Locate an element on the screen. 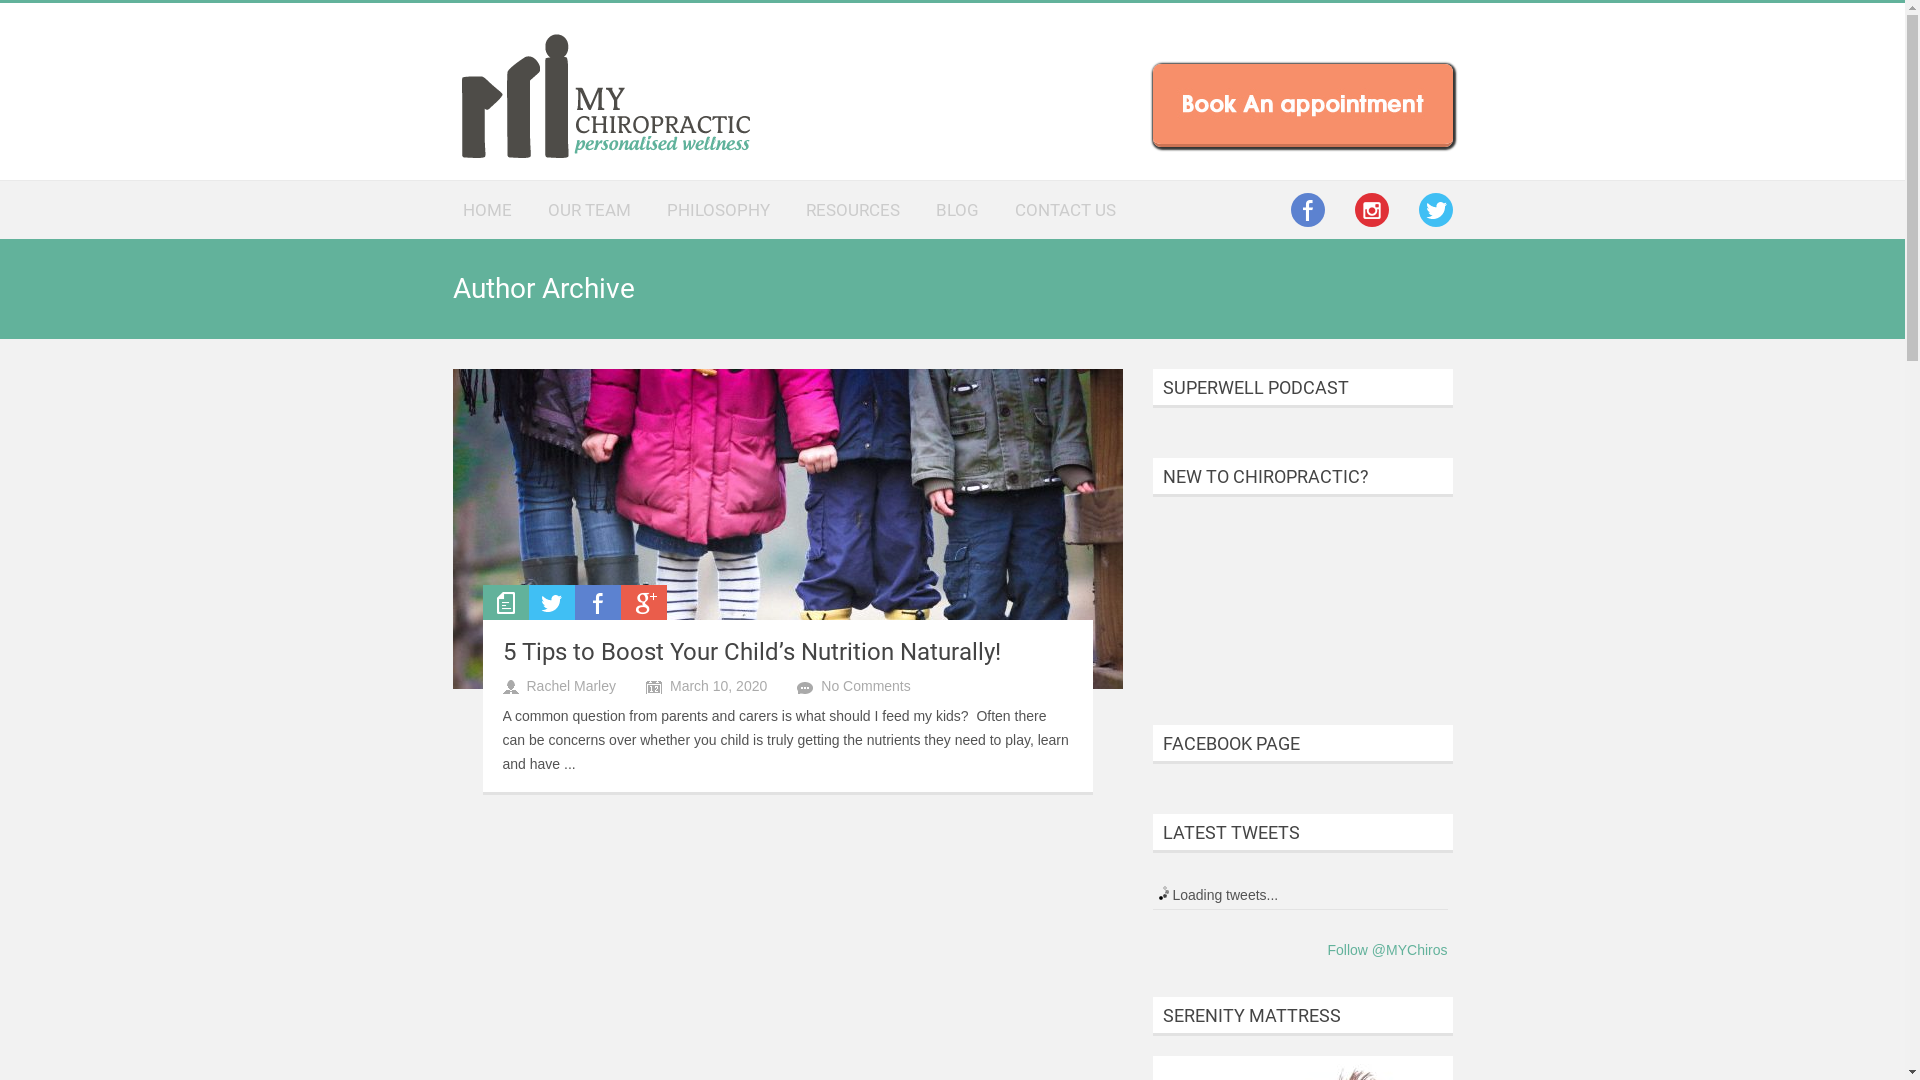 The image size is (1920, 1080). 'BLOG' is located at coordinates (956, 208).